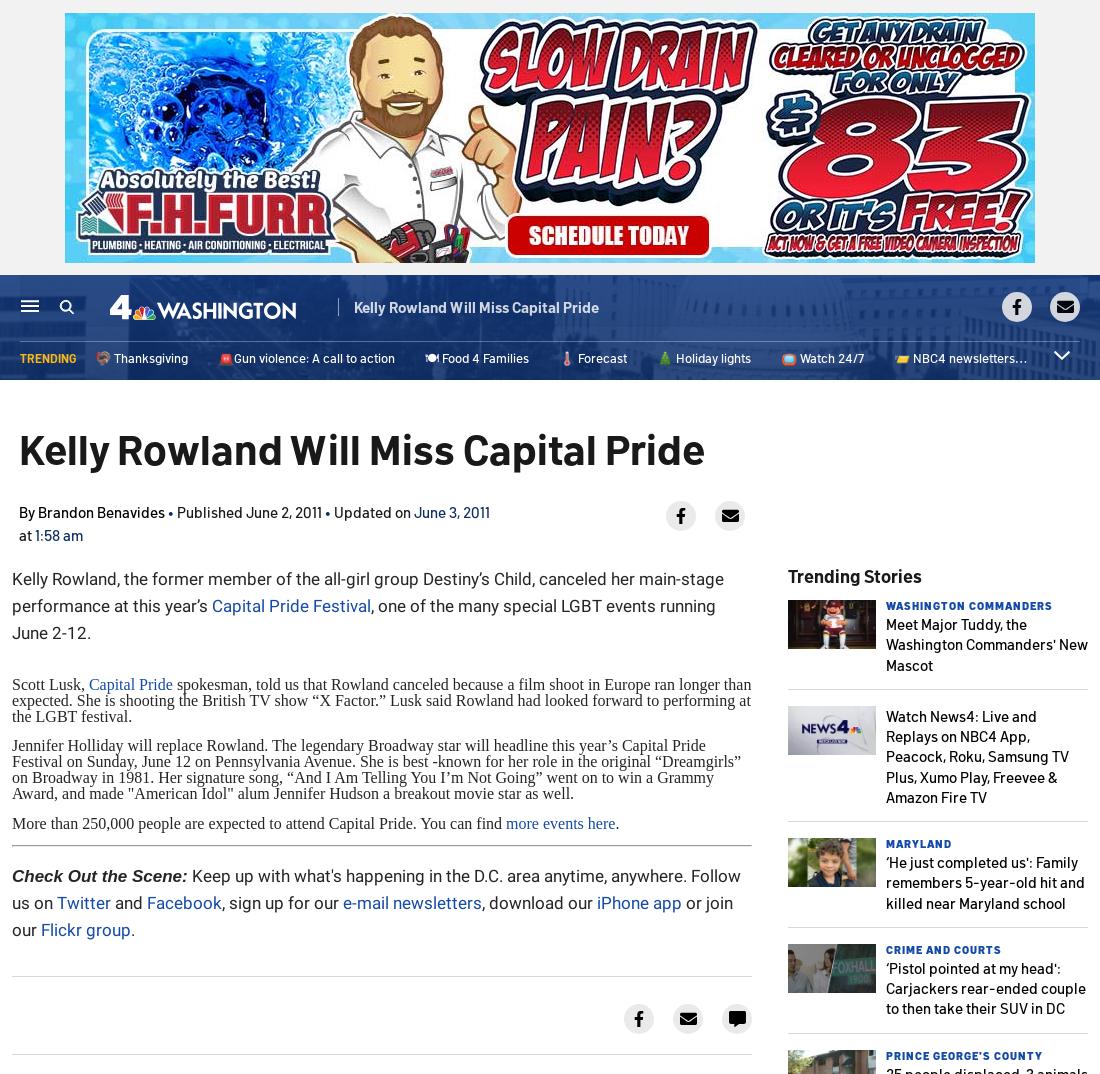  Describe the element at coordinates (46, 358) in the screenshot. I see `'Trending'` at that location.